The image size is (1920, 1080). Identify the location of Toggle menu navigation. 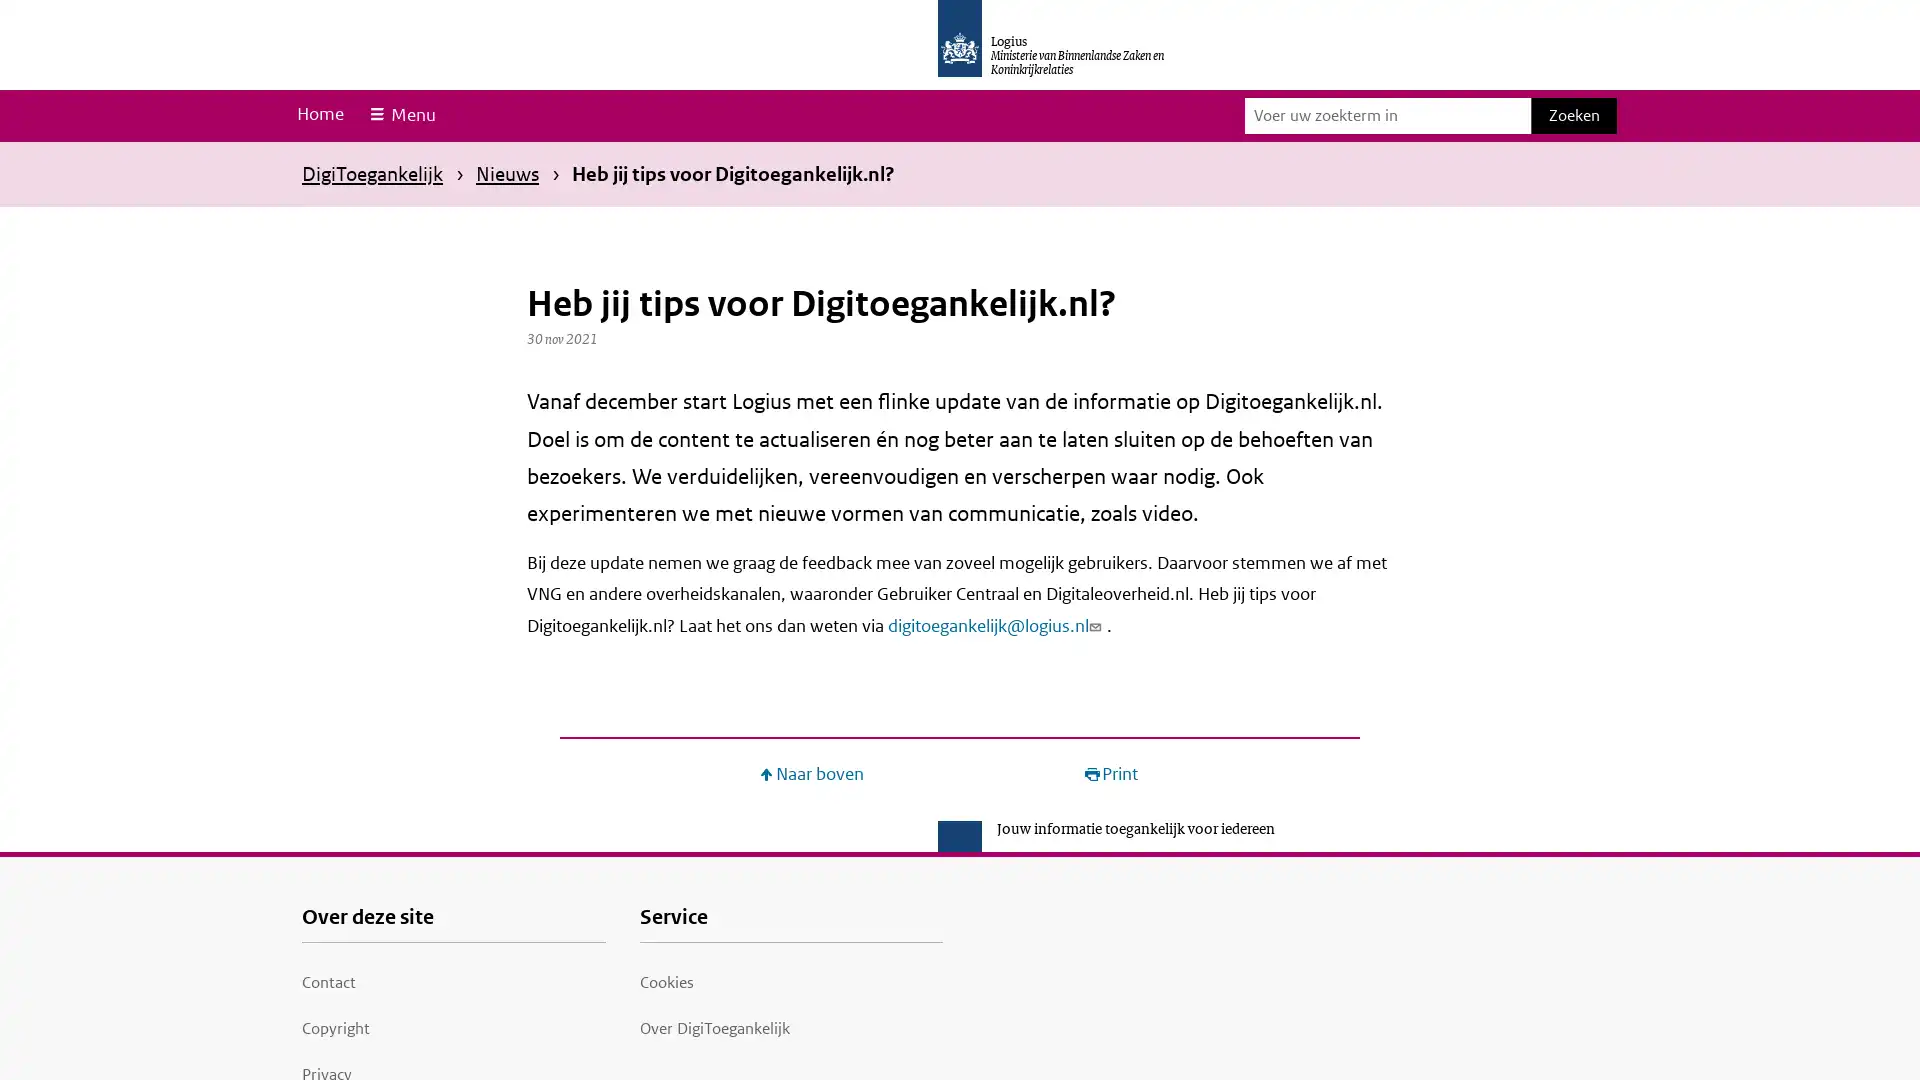
(400, 115).